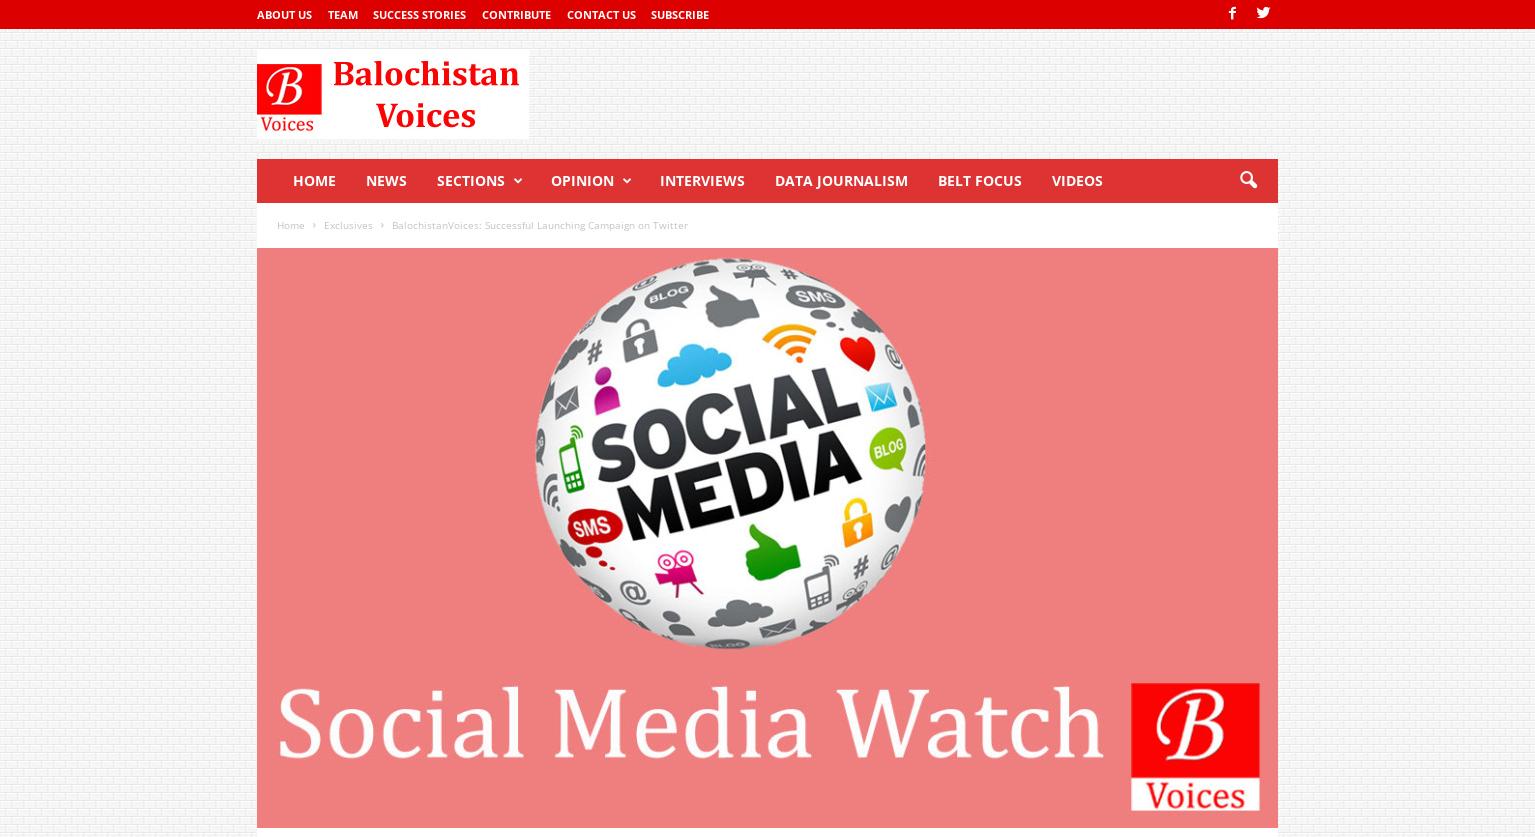 The width and height of the screenshot is (1535, 837). What do you see at coordinates (514, 14) in the screenshot?
I see `'Contribute'` at bounding box center [514, 14].